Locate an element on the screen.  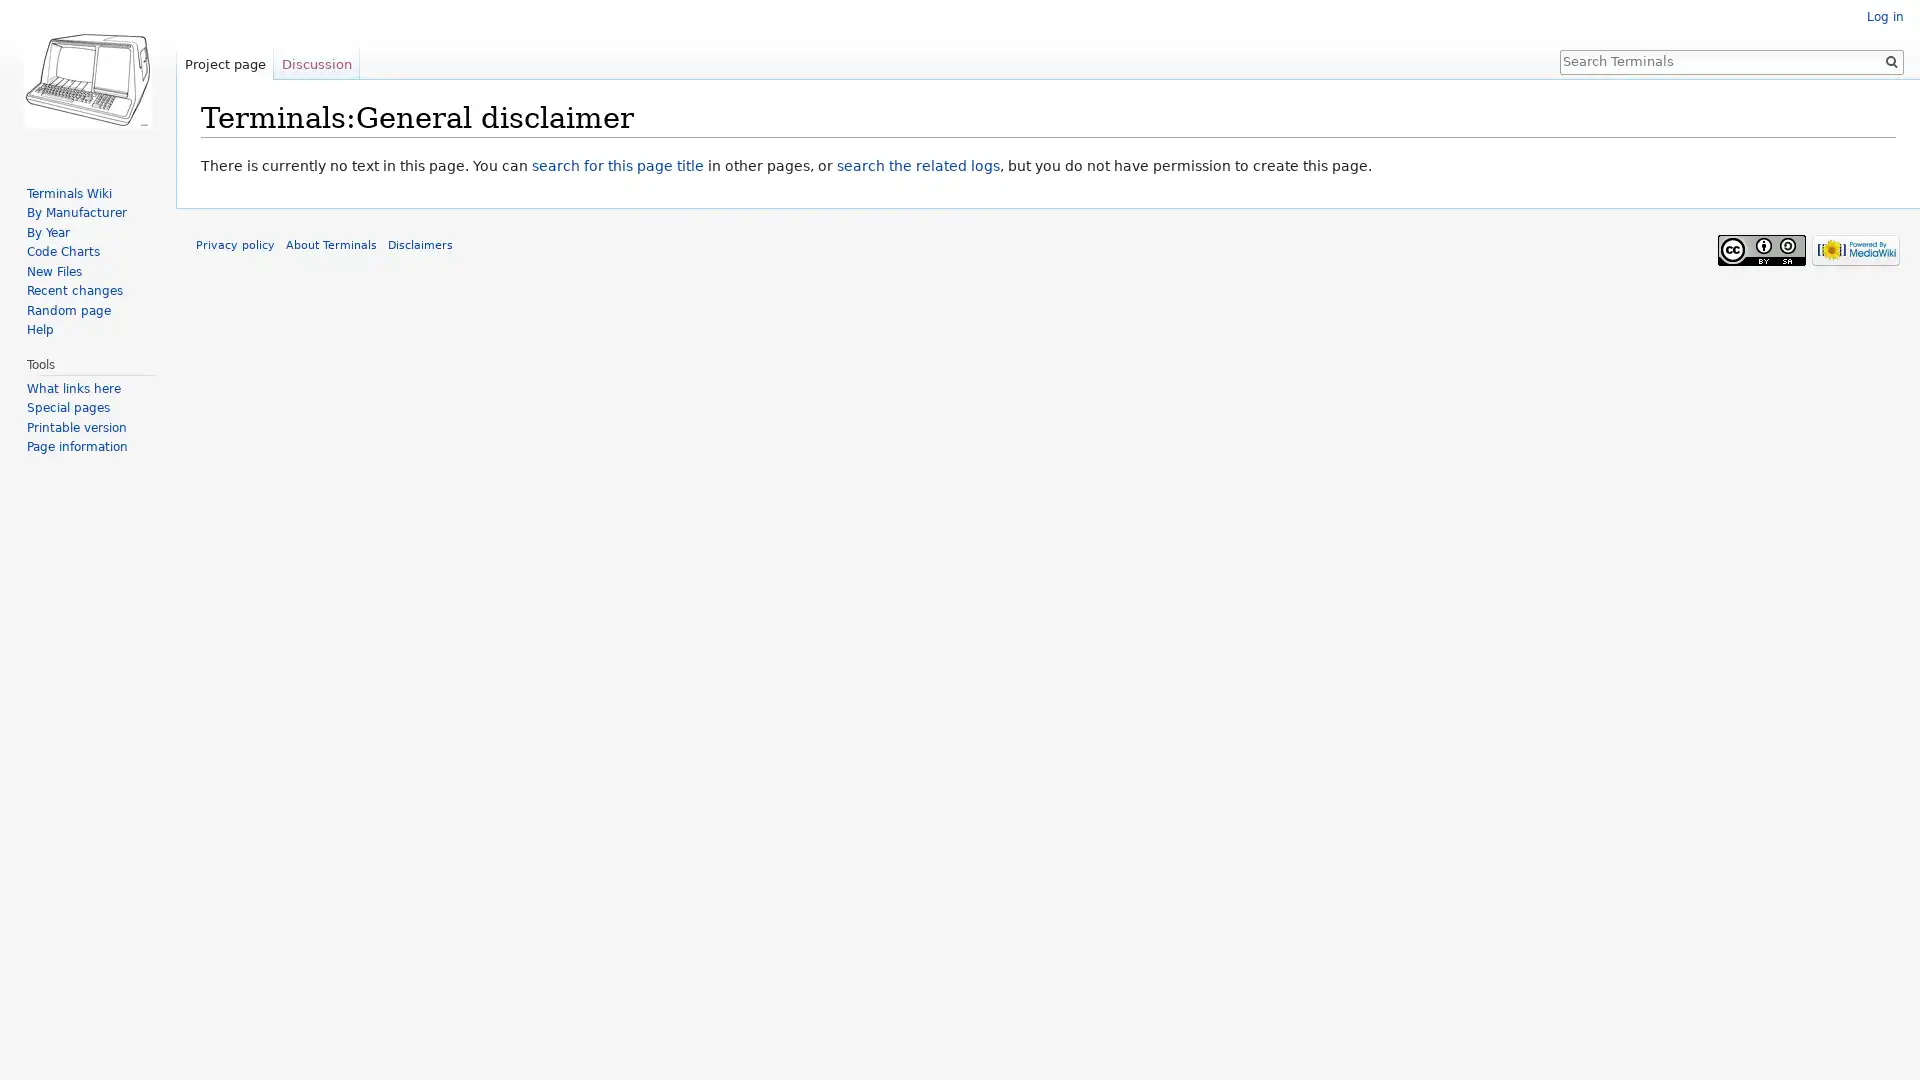
Go is located at coordinates (1890, 60).